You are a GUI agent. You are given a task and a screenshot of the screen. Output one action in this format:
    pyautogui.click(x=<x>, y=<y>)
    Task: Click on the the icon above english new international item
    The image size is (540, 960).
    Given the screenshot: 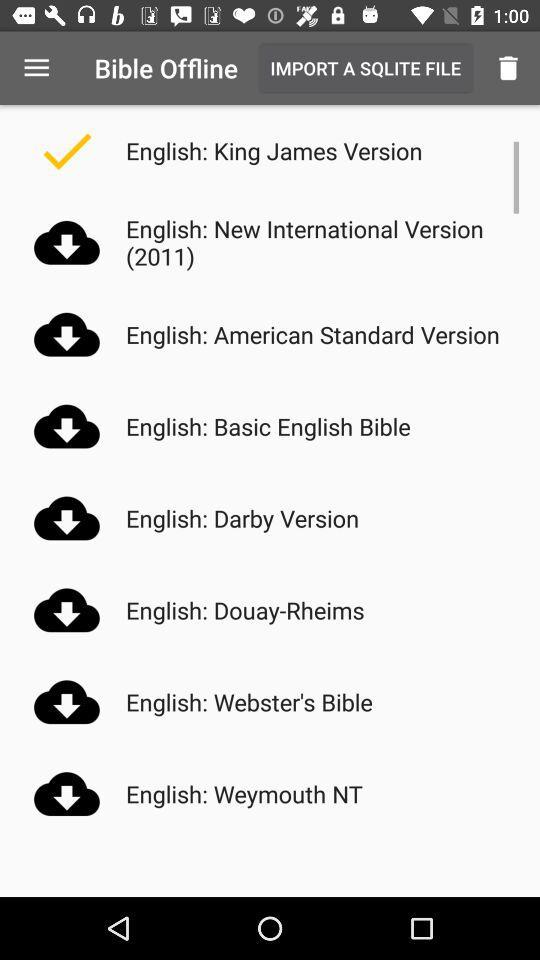 What is the action you would take?
    pyautogui.click(x=508, y=68)
    